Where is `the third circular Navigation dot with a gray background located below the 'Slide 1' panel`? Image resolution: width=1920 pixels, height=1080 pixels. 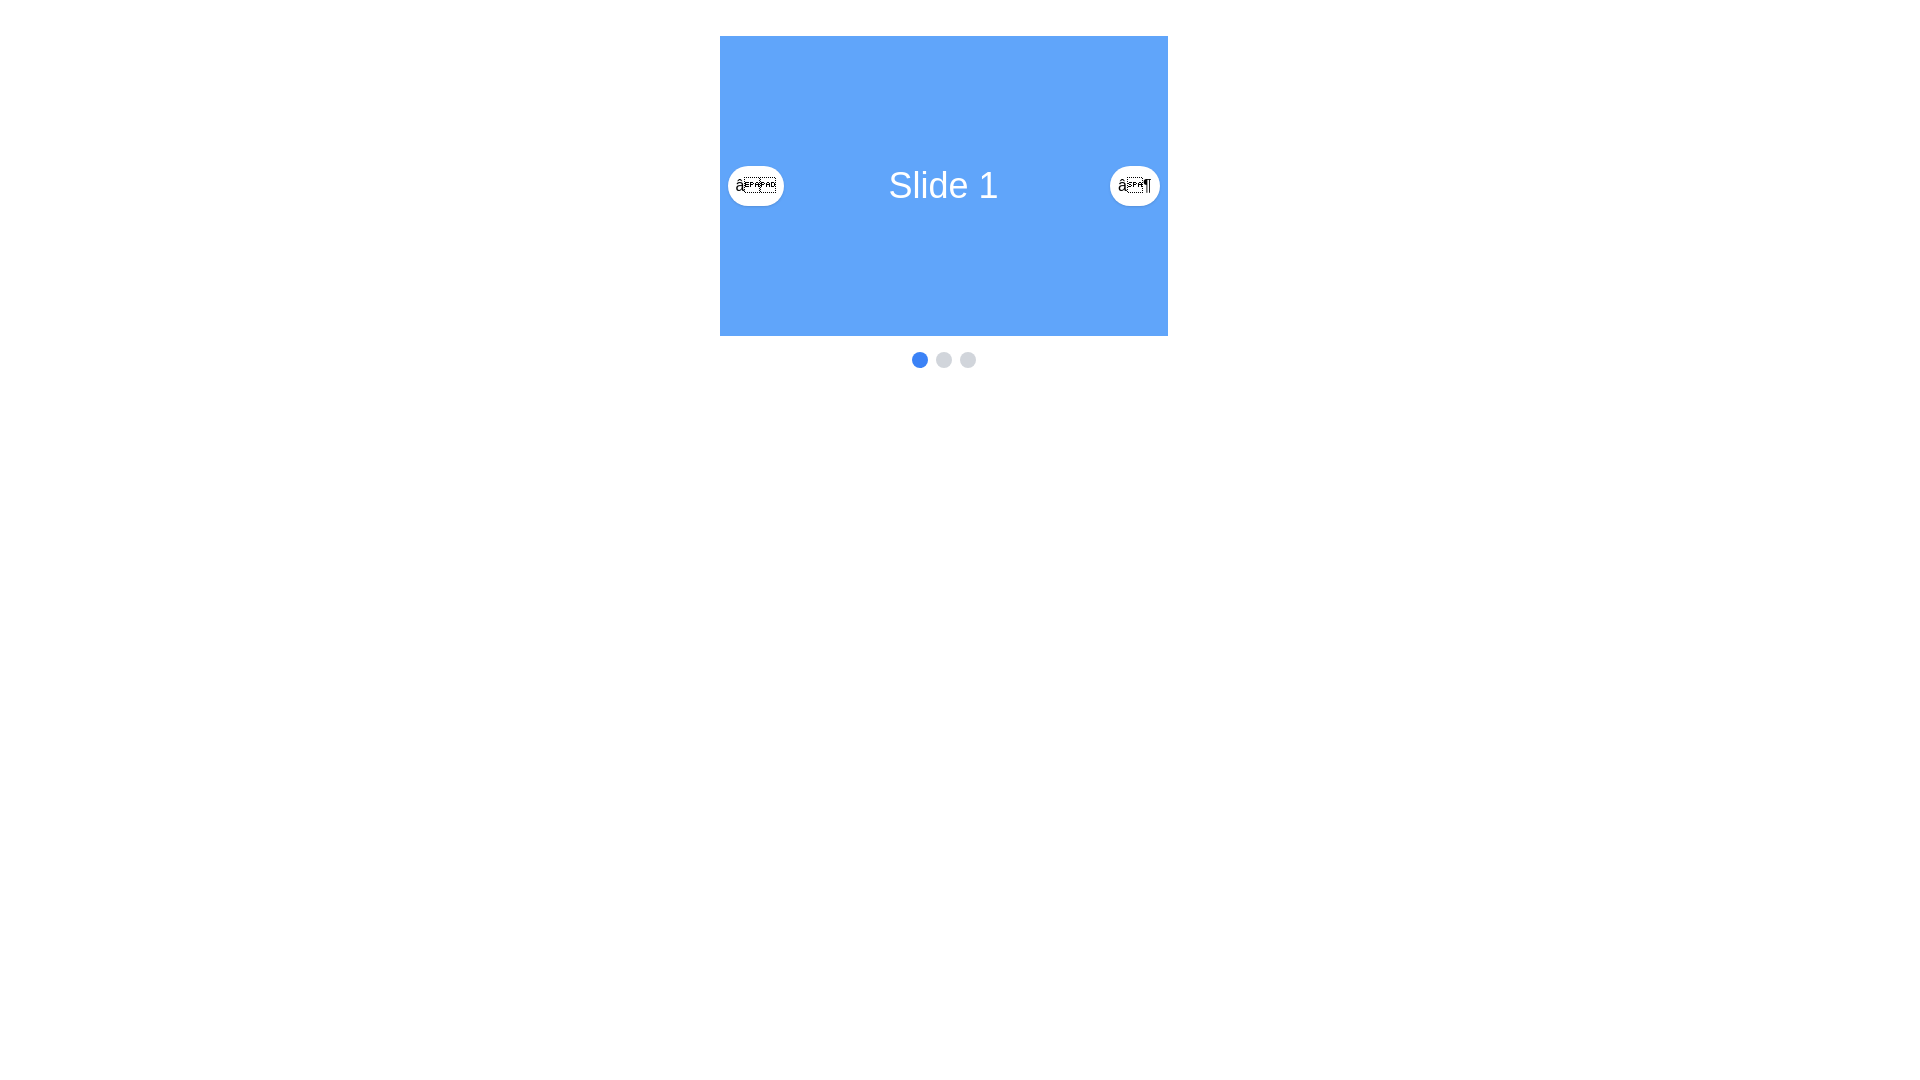
the third circular Navigation dot with a gray background located below the 'Slide 1' panel is located at coordinates (967, 358).